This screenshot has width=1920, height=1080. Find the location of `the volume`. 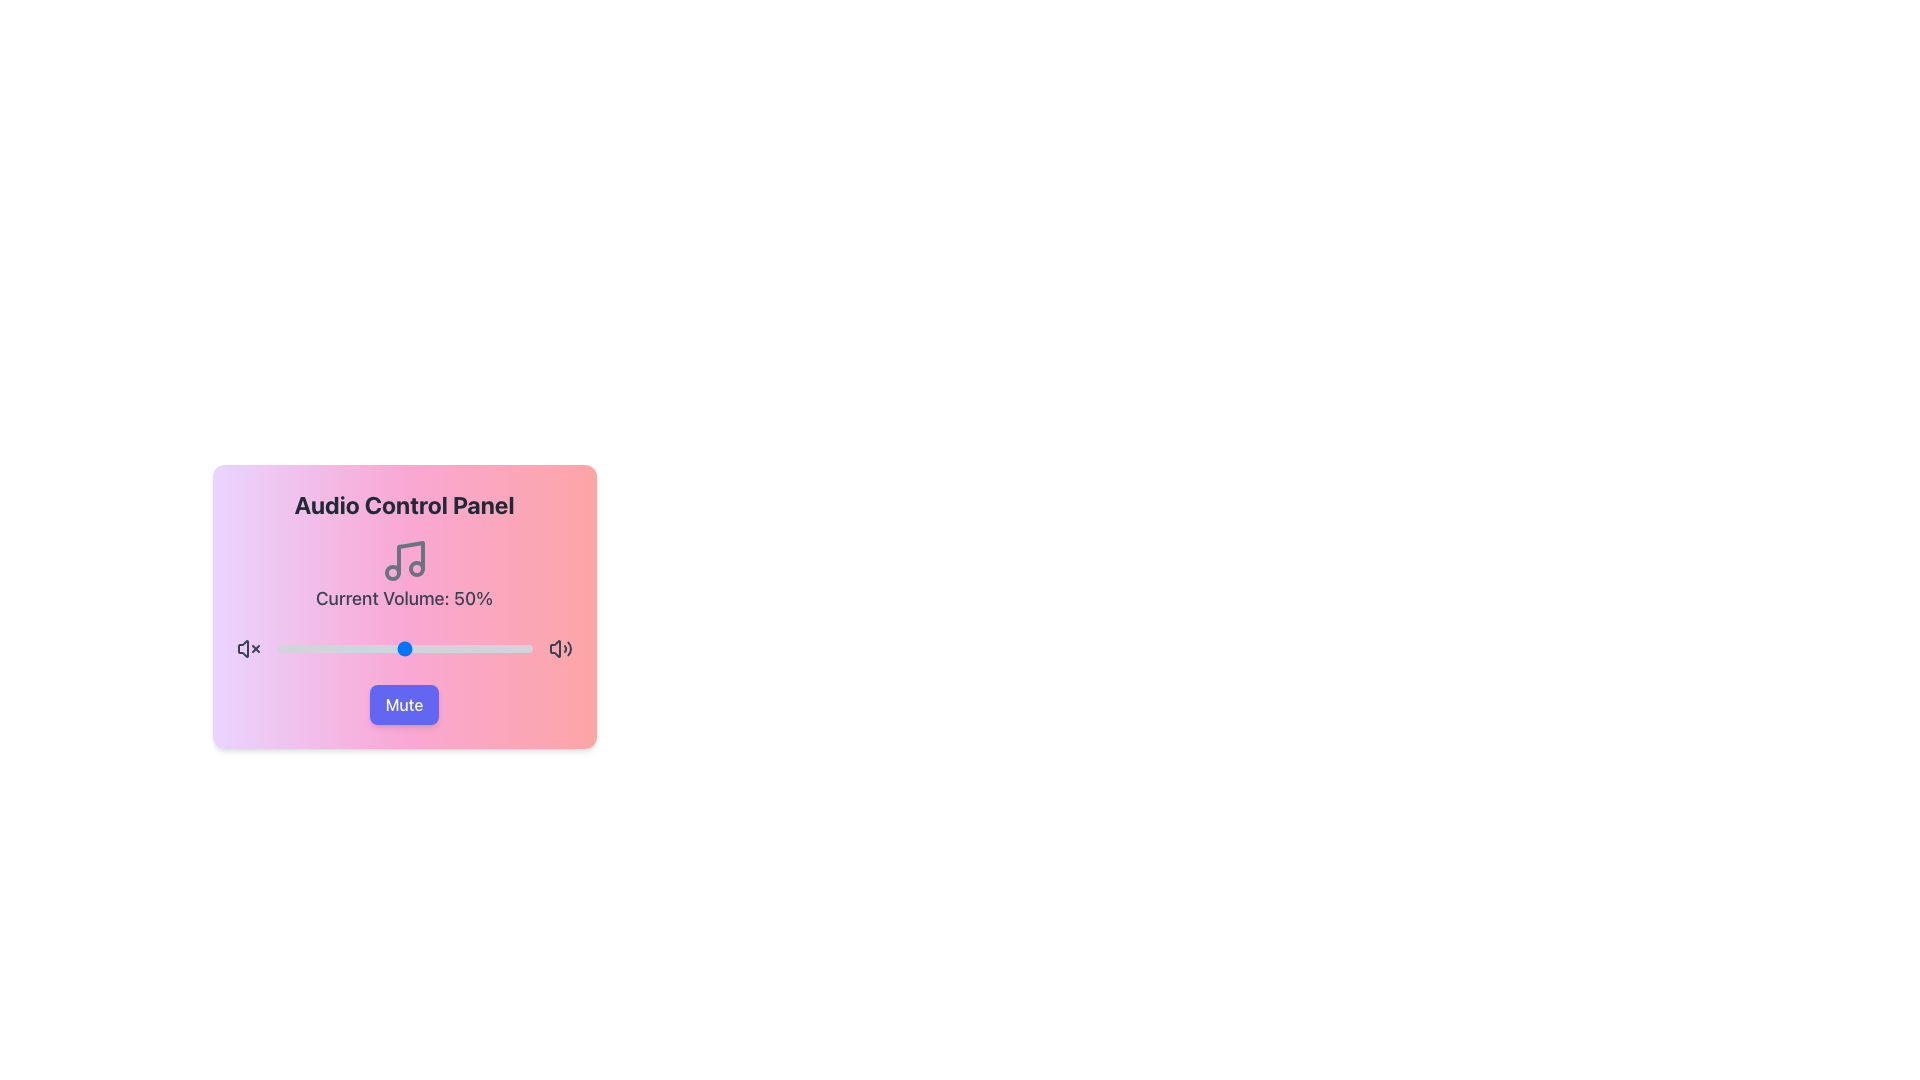

the volume is located at coordinates (416, 648).